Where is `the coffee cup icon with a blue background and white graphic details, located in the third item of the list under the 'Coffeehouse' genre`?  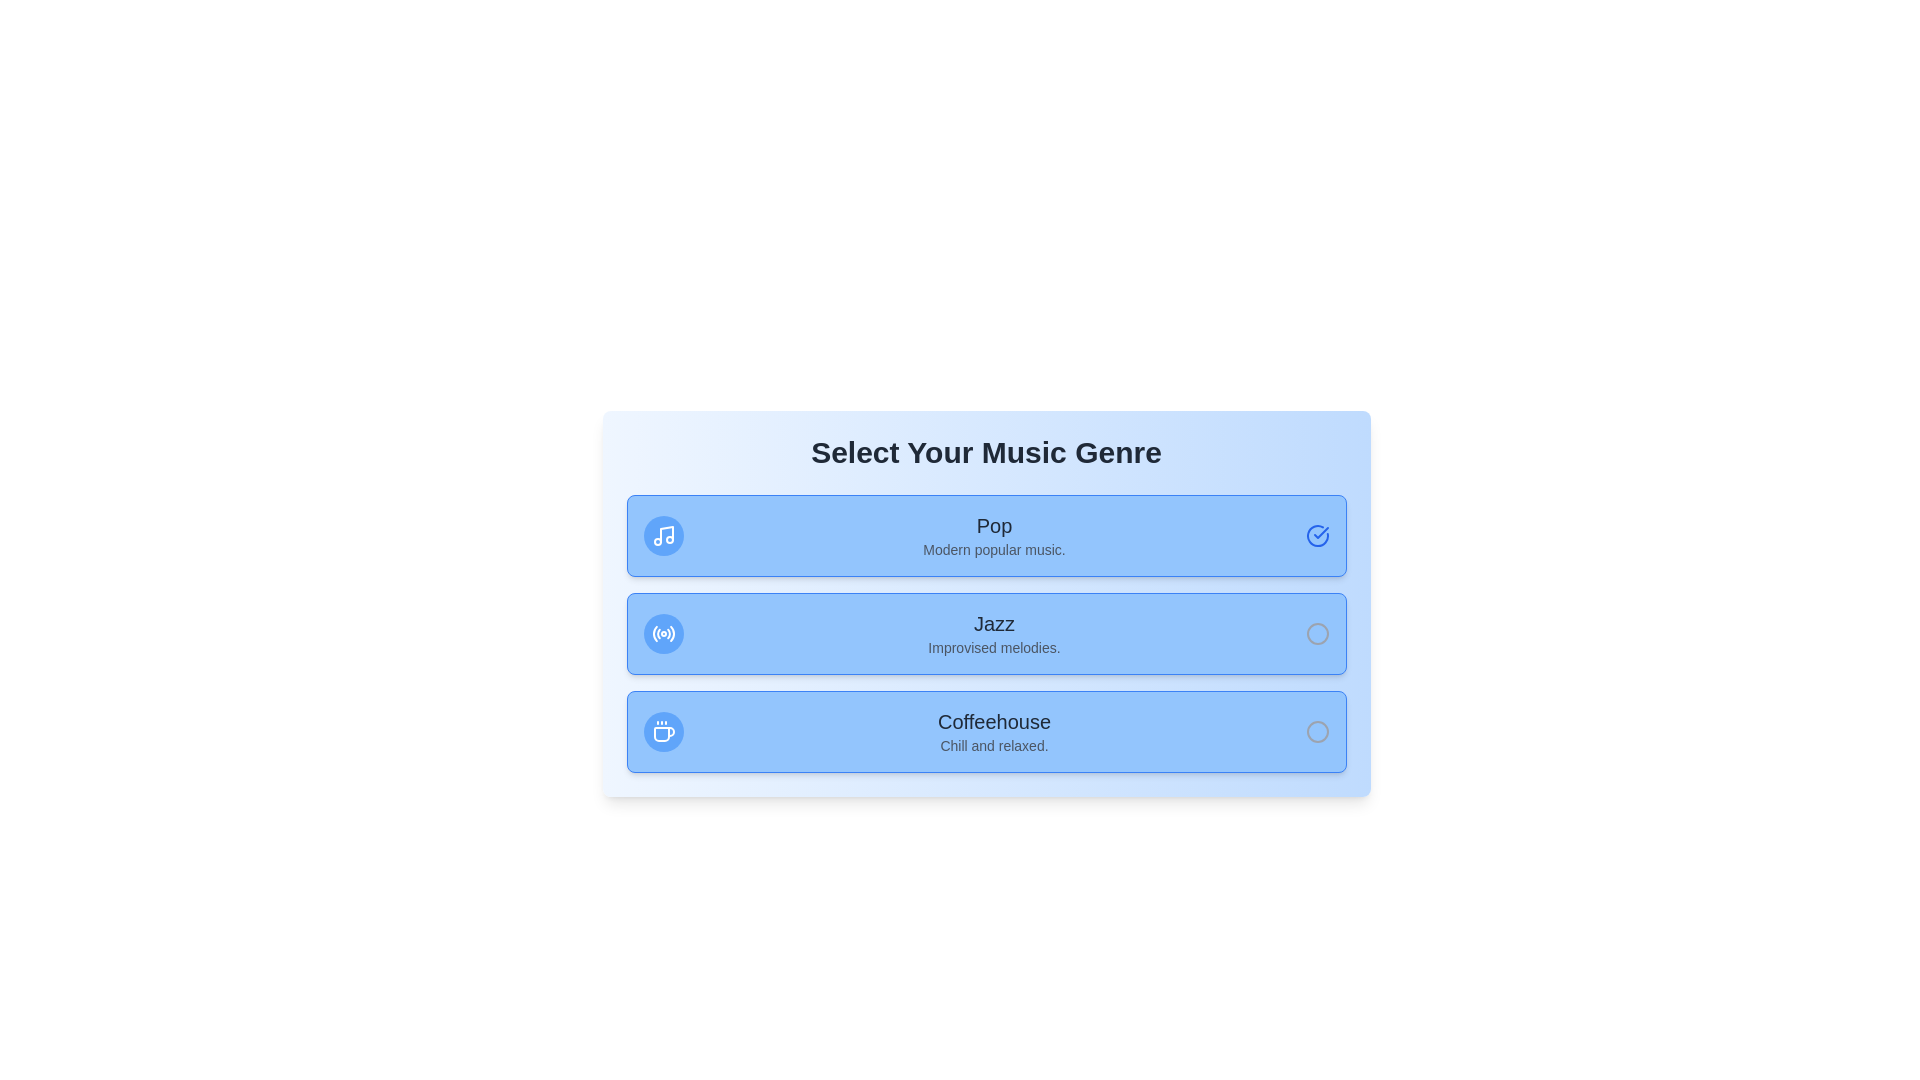
the coffee cup icon with a blue background and white graphic details, located in the third item of the list under the 'Coffeehouse' genre is located at coordinates (663, 732).